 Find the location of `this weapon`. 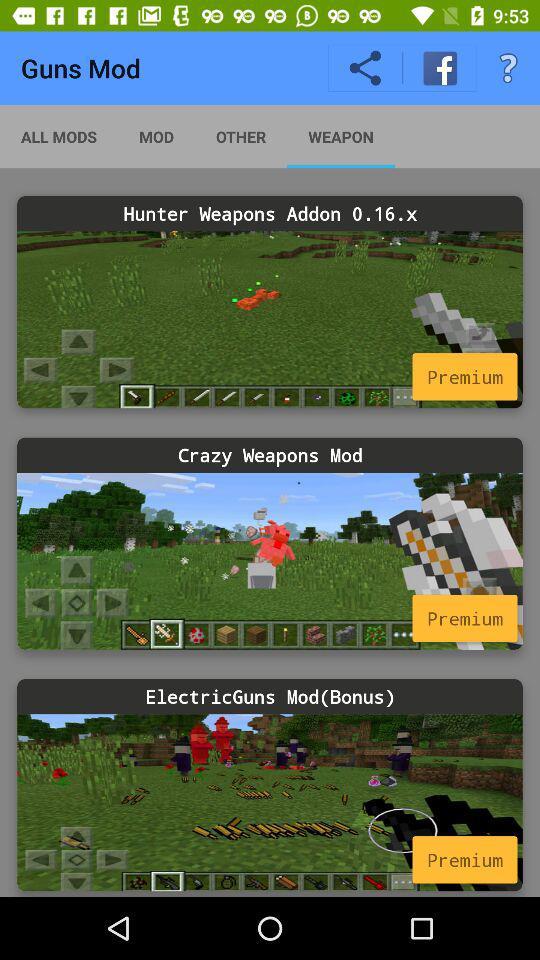

this weapon is located at coordinates (270, 802).